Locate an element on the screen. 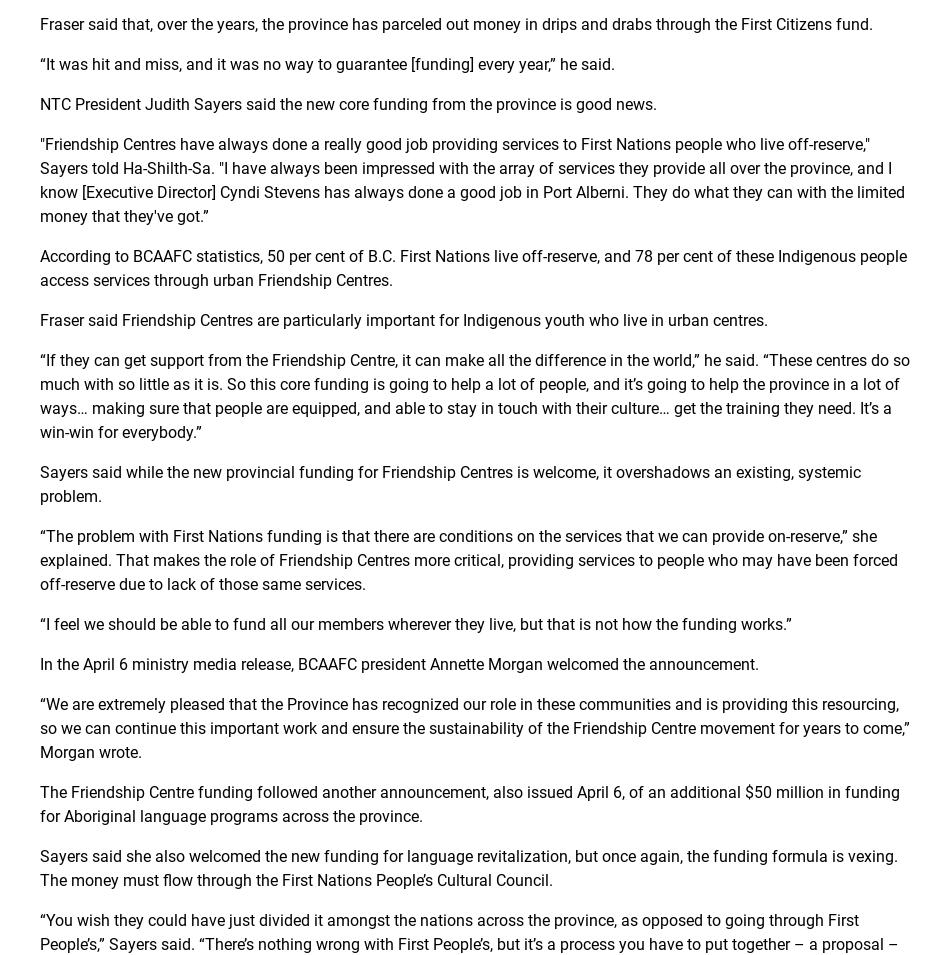 This screenshot has height=955, width=950. 'Fraser said Friendship Centres are particularly important for Indigenous youth who live in urban centres.' is located at coordinates (403, 319).